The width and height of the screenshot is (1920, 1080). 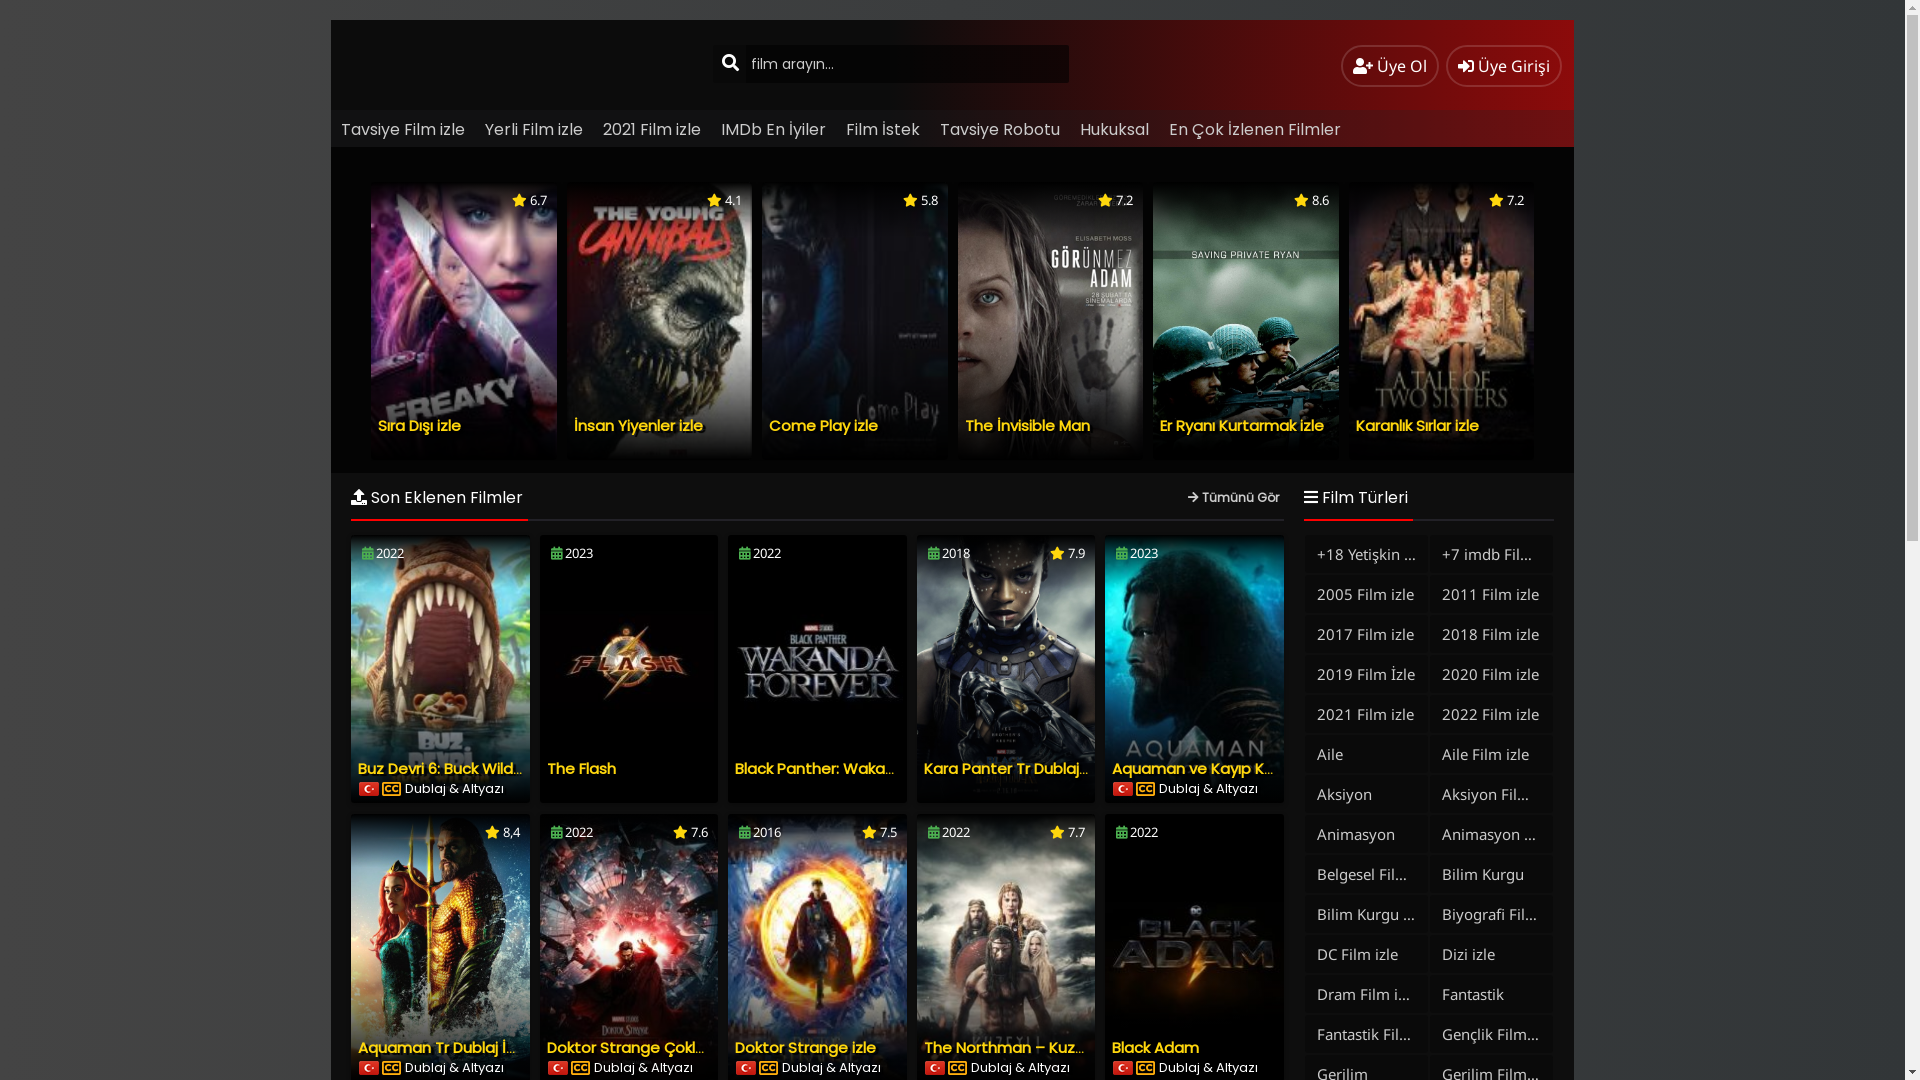 I want to click on 'Belgesel Film izle', so click(x=1365, y=873).